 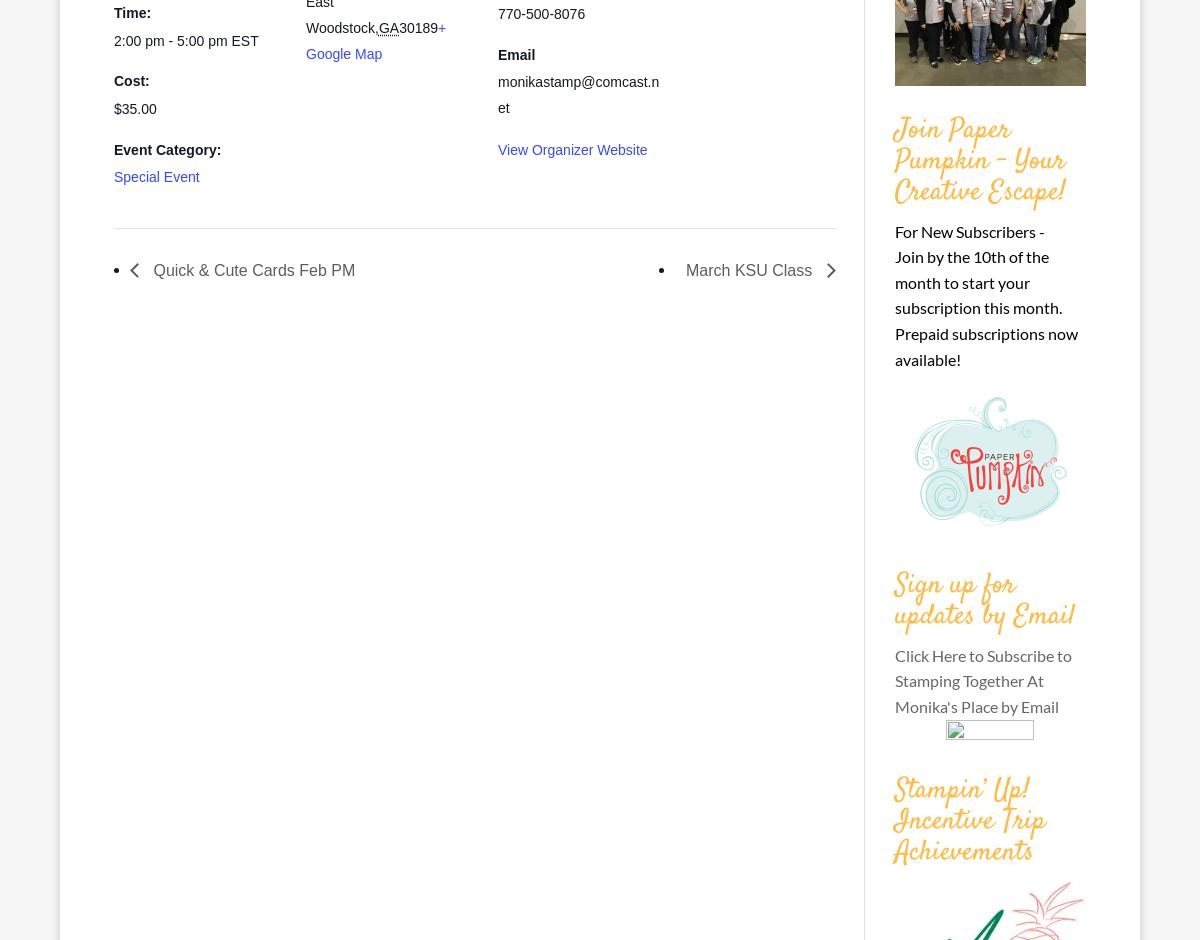 I want to click on 'monikastamp@comcast.net', so click(x=577, y=94).